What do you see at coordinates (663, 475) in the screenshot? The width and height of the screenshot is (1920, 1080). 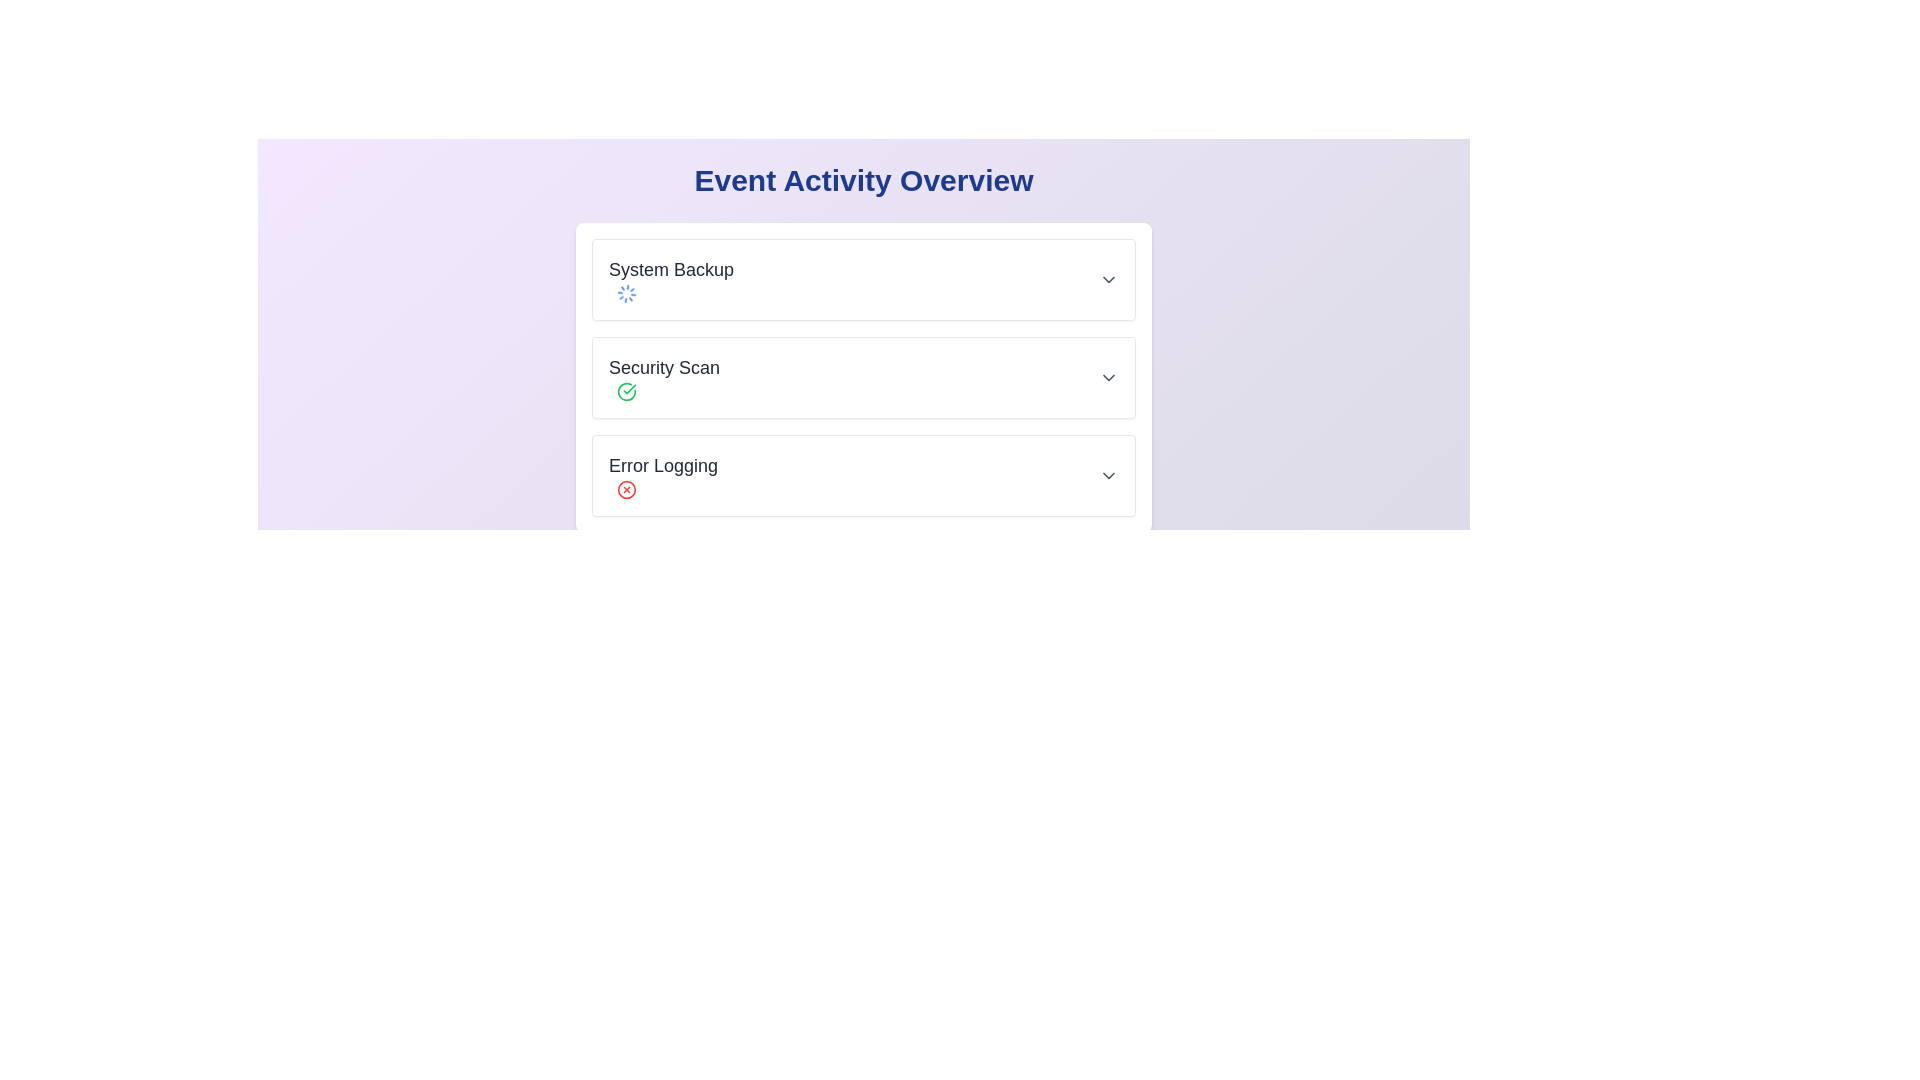 I see `the error notification label with an icon located in the 'Event Activity Overview' section, which is the third item in the list after 'System Backup' and 'Security Scan'` at bounding box center [663, 475].